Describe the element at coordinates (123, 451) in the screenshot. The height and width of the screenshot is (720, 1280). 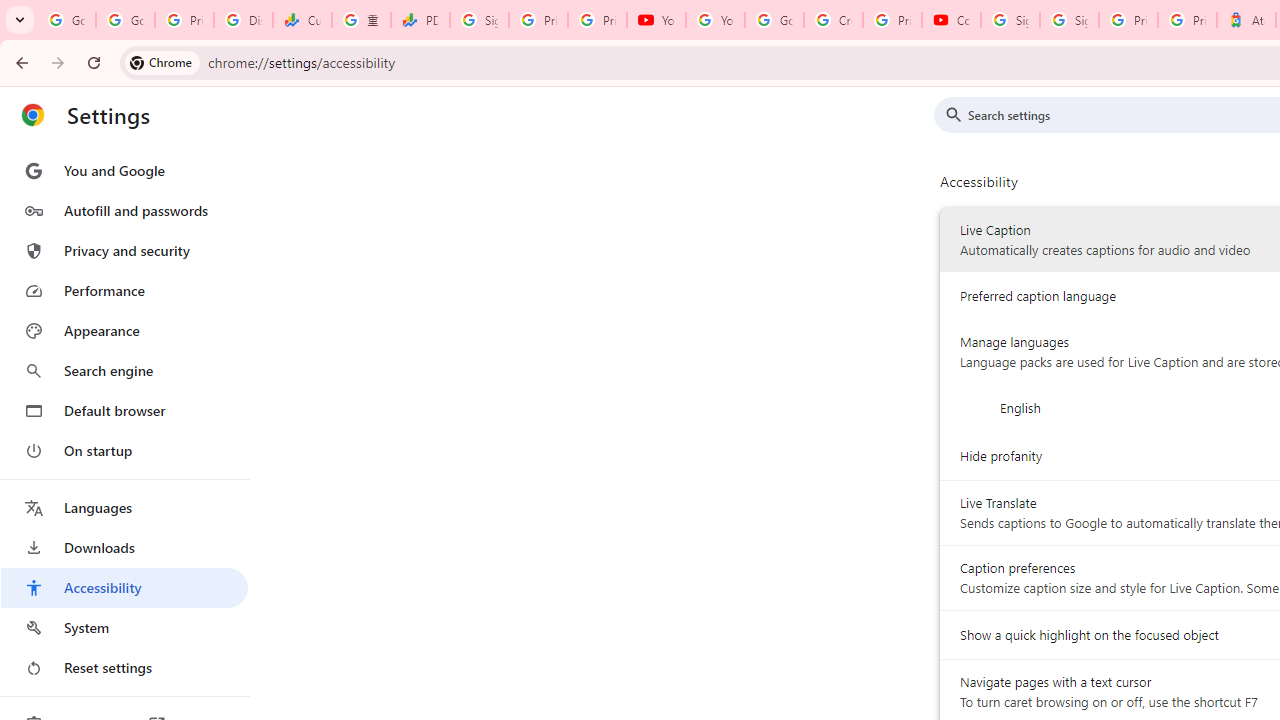
I see `'On startup'` at that location.